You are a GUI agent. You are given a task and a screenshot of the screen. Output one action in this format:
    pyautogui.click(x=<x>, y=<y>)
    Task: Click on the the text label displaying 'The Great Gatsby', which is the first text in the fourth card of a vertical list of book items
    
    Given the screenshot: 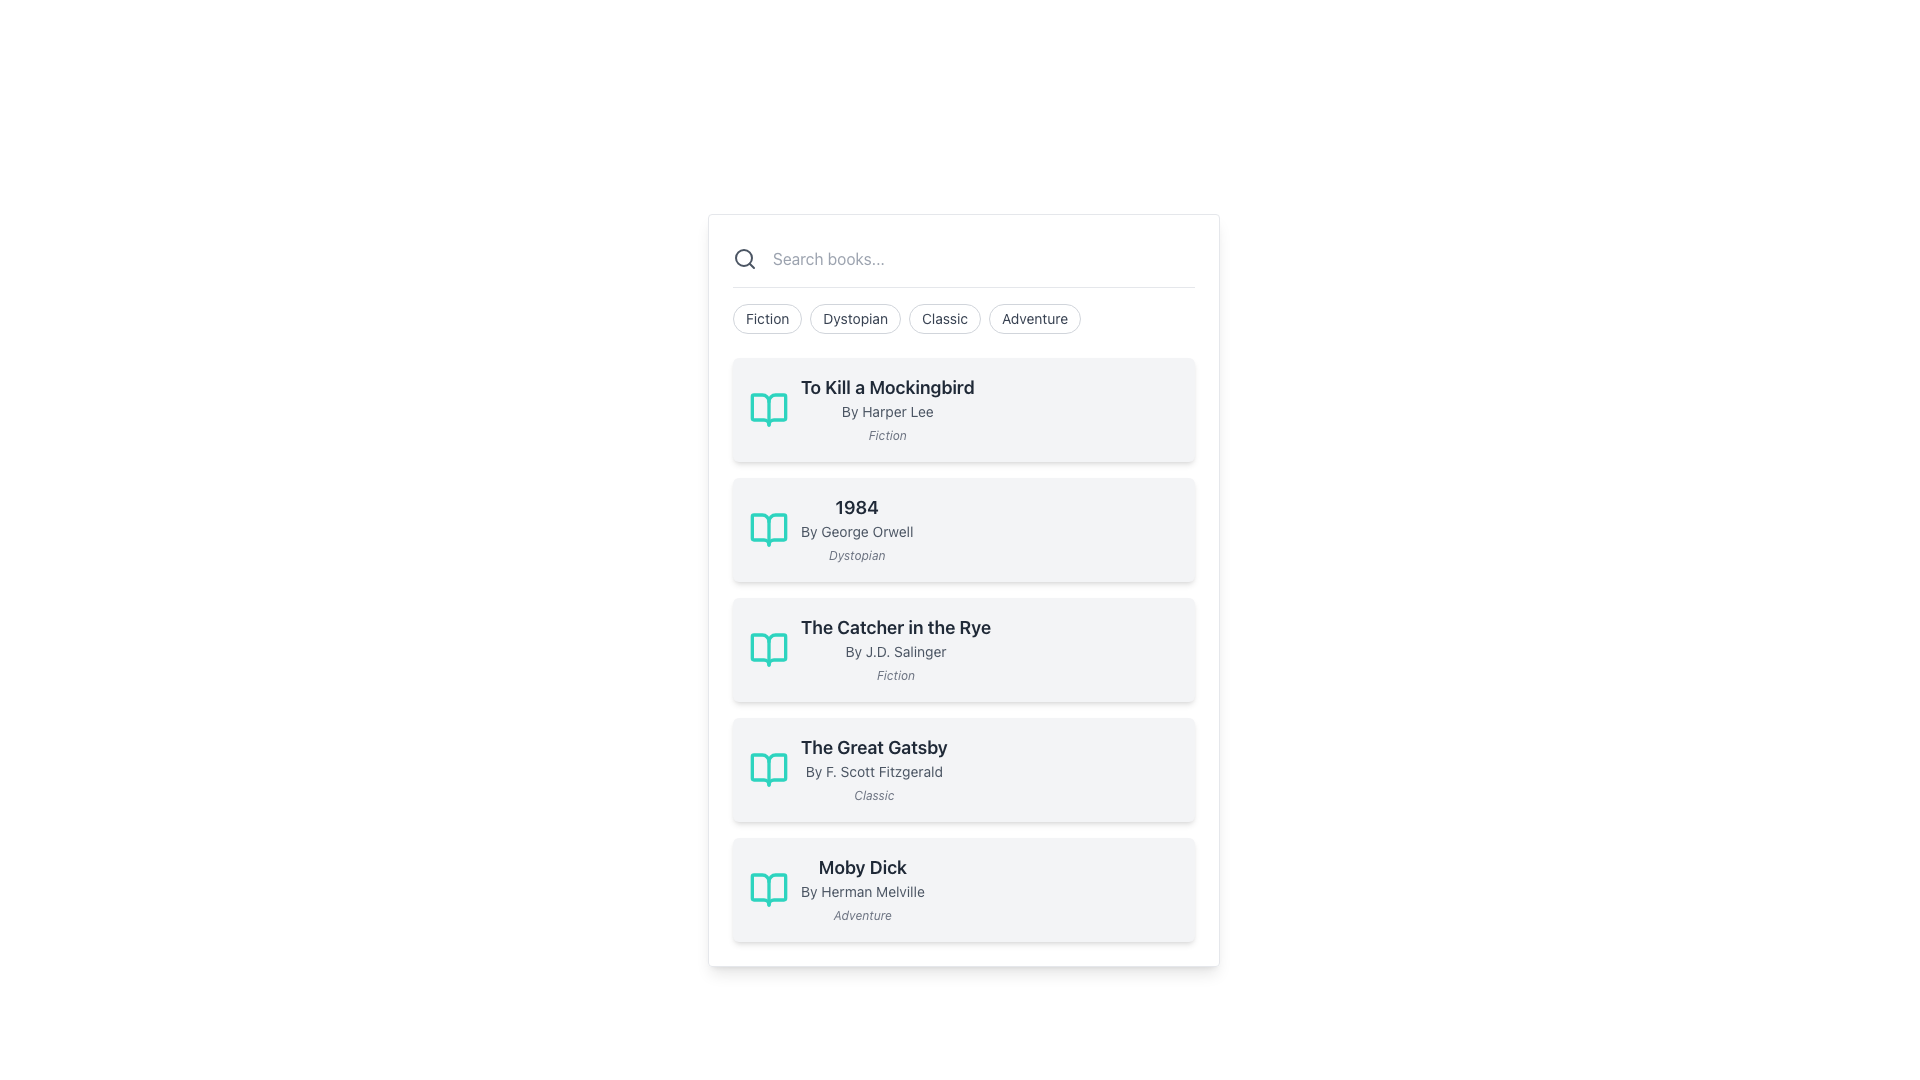 What is the action you would take?
    pyautogui.click(x=874, y=748)
    